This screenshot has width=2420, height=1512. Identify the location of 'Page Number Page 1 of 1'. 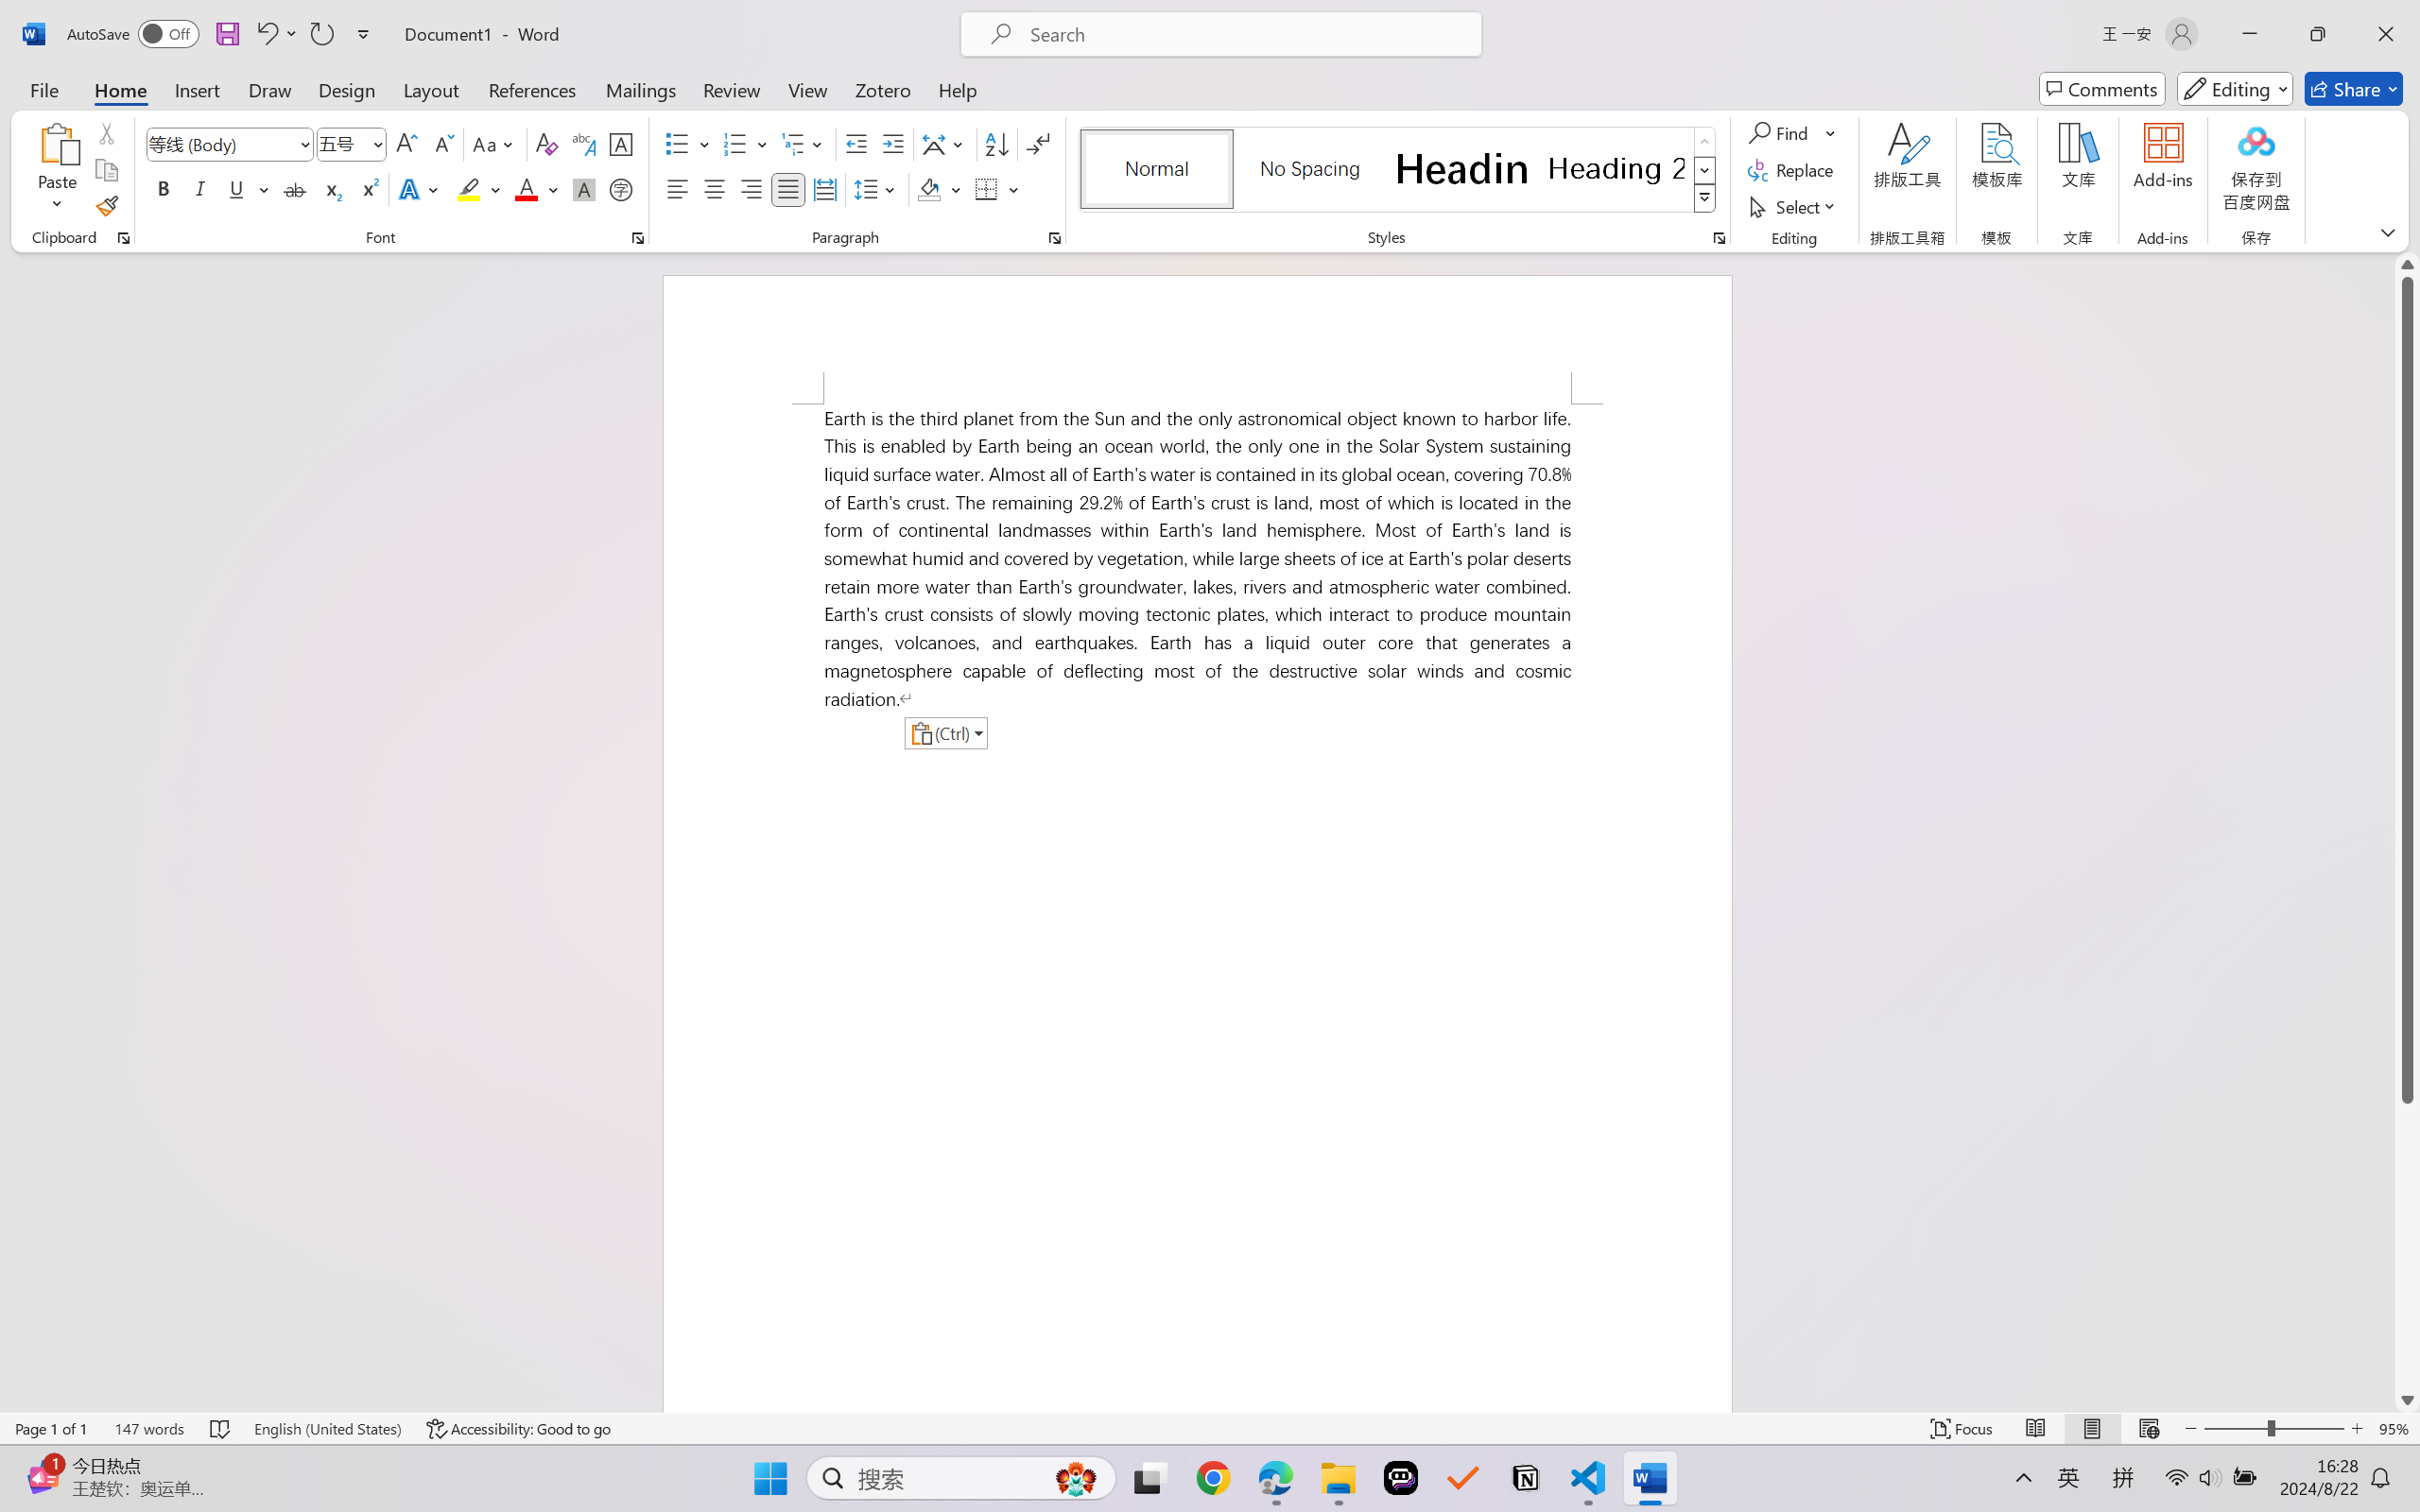
(52, 1428).